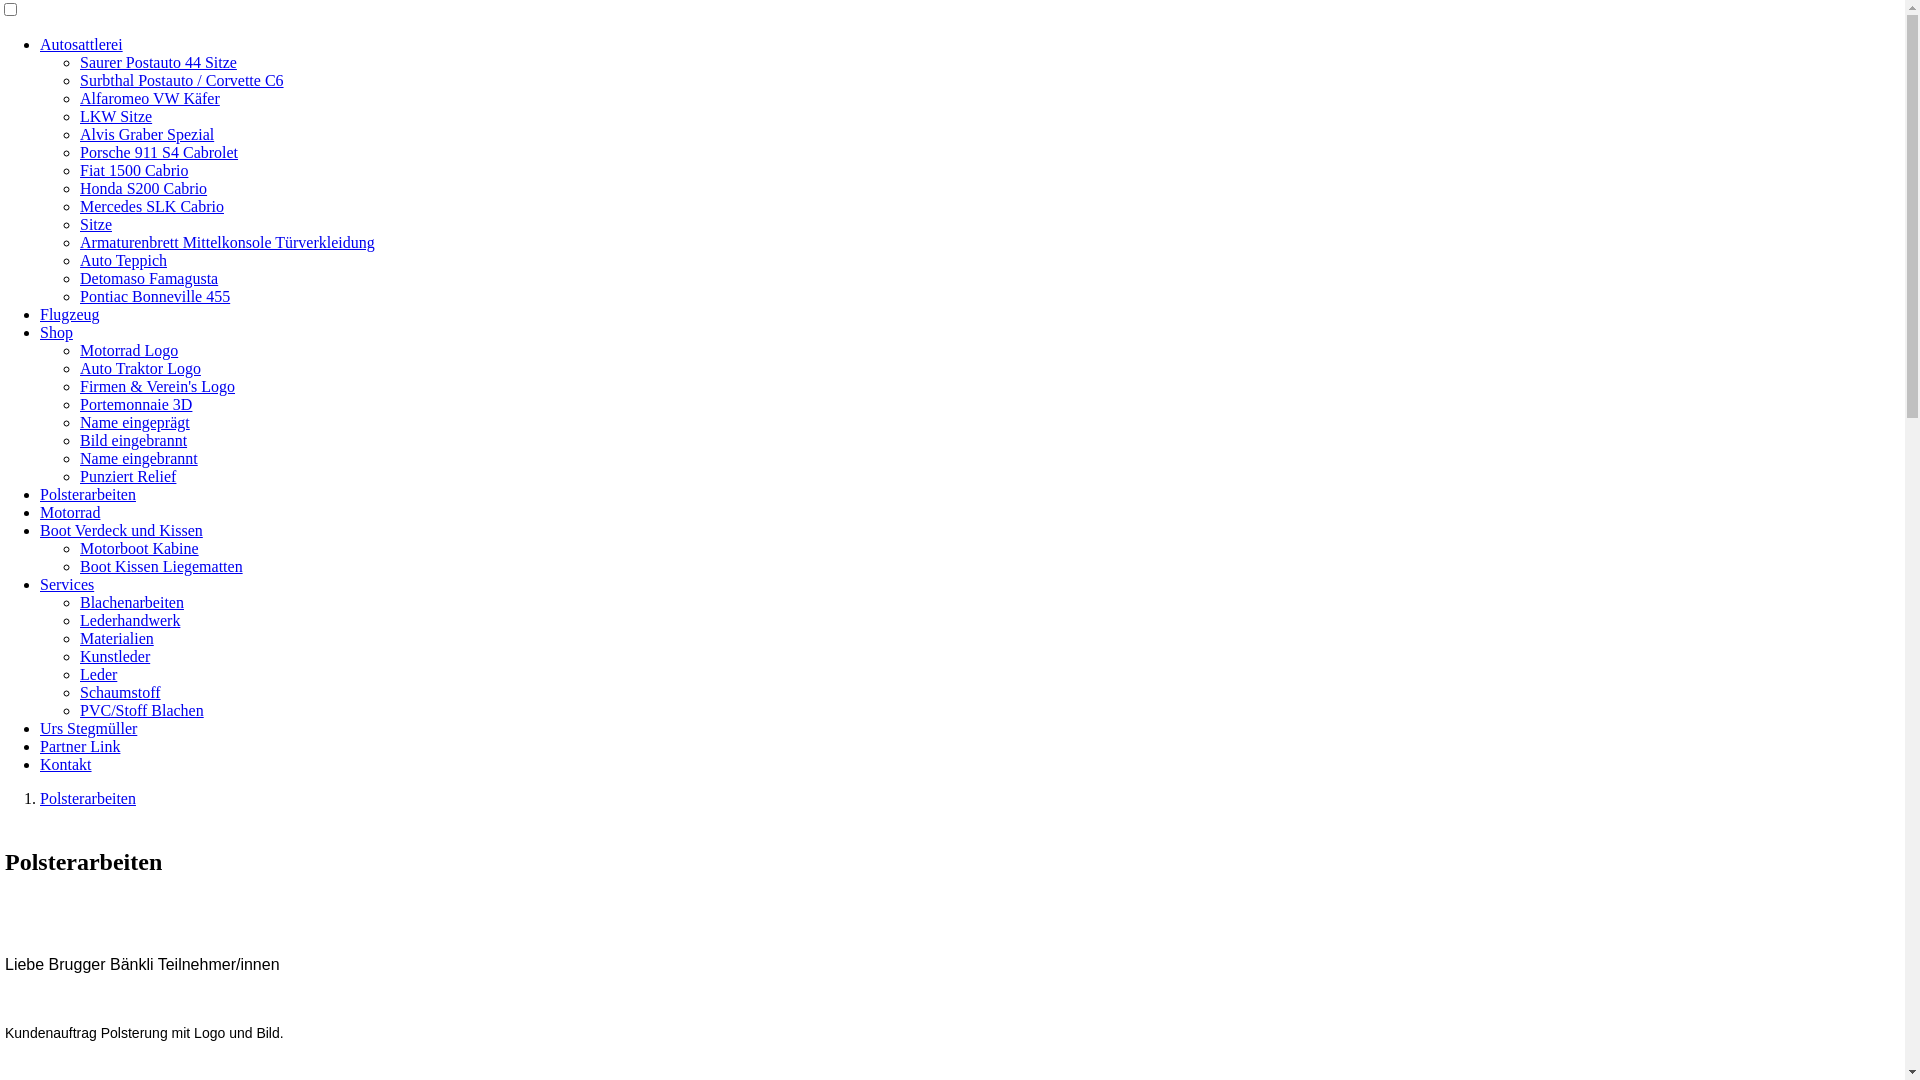 The image size is (1920, 1080). Describe the element at coordinates (131, 601) in the screenshot. I see `'Blachenarbeiten'` at that location.